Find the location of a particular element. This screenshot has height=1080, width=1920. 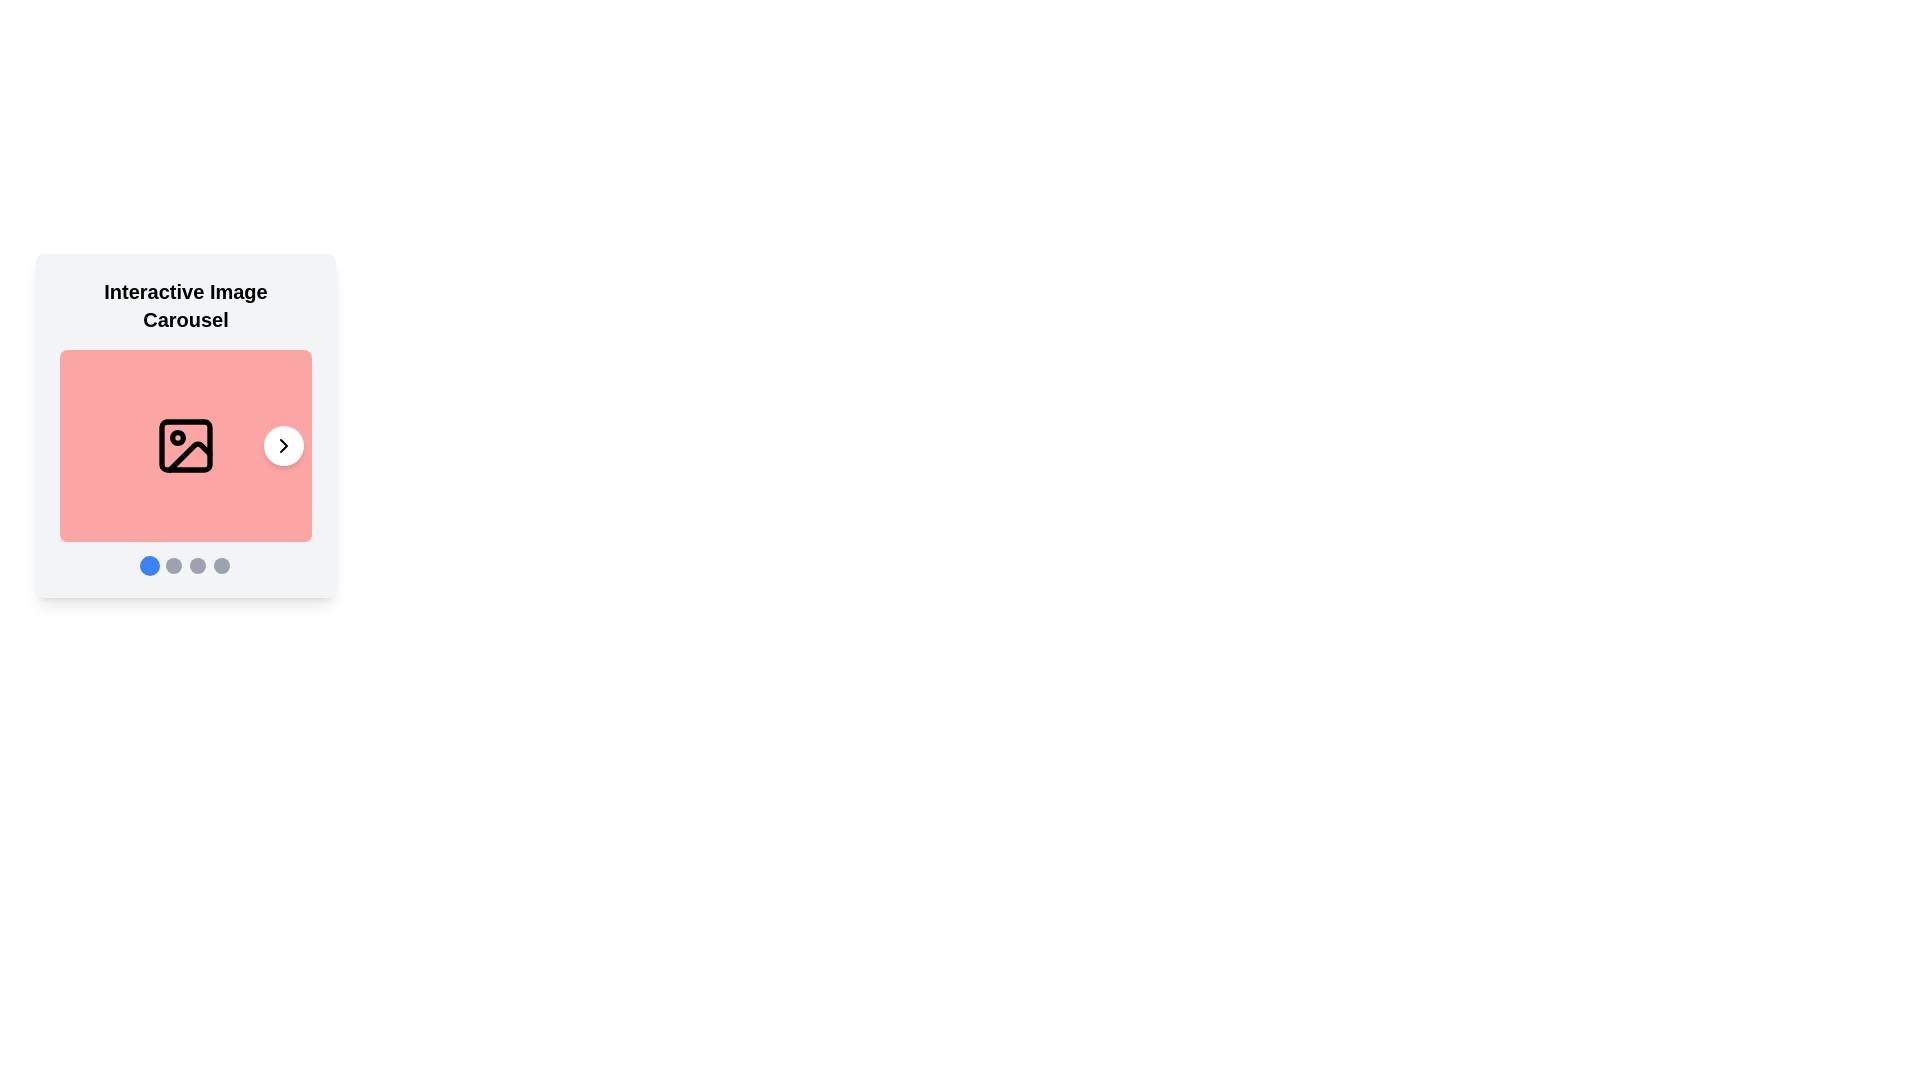

the second circular indicator of the Interactive Image Carousel is located at coordinates (186, 566).